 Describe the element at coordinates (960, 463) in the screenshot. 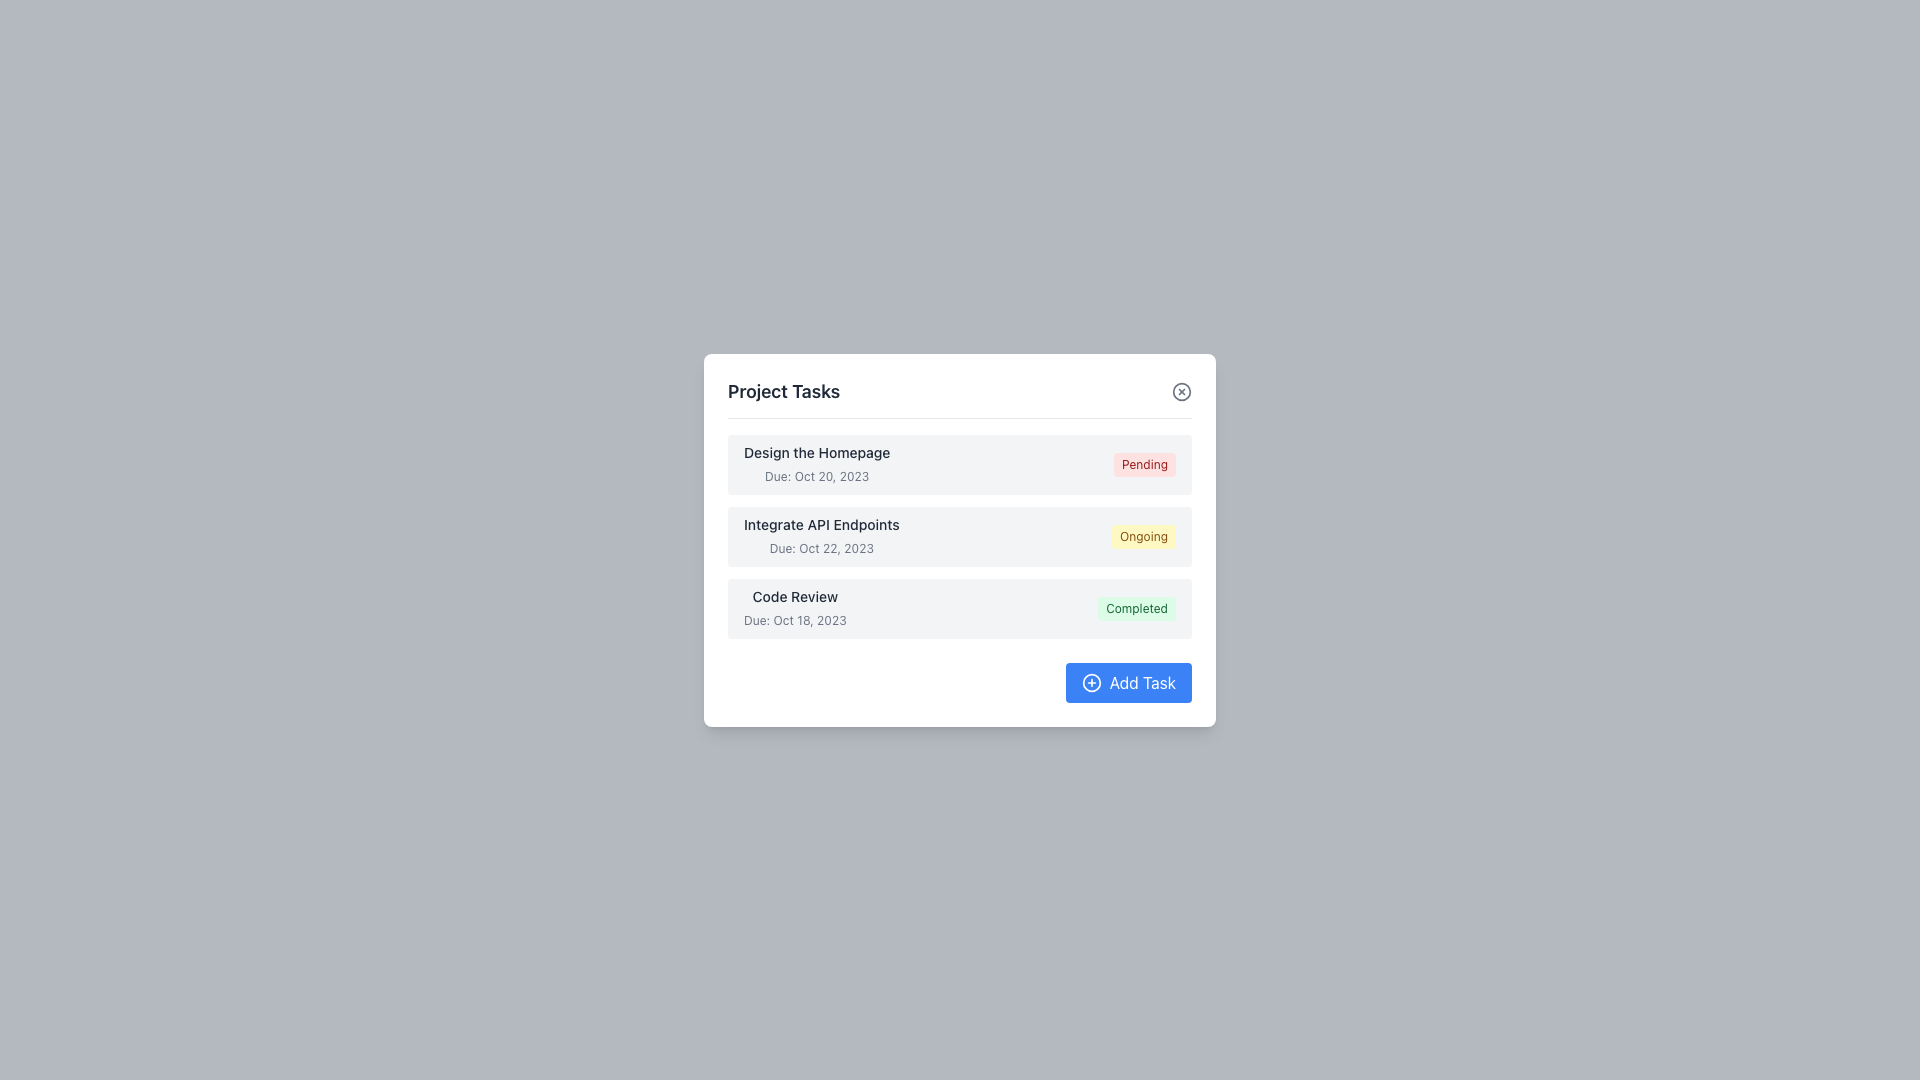

I see `on the first task display row in the task management interface, which shows the task's title, deadline, and current status ('Pending')` at that location.